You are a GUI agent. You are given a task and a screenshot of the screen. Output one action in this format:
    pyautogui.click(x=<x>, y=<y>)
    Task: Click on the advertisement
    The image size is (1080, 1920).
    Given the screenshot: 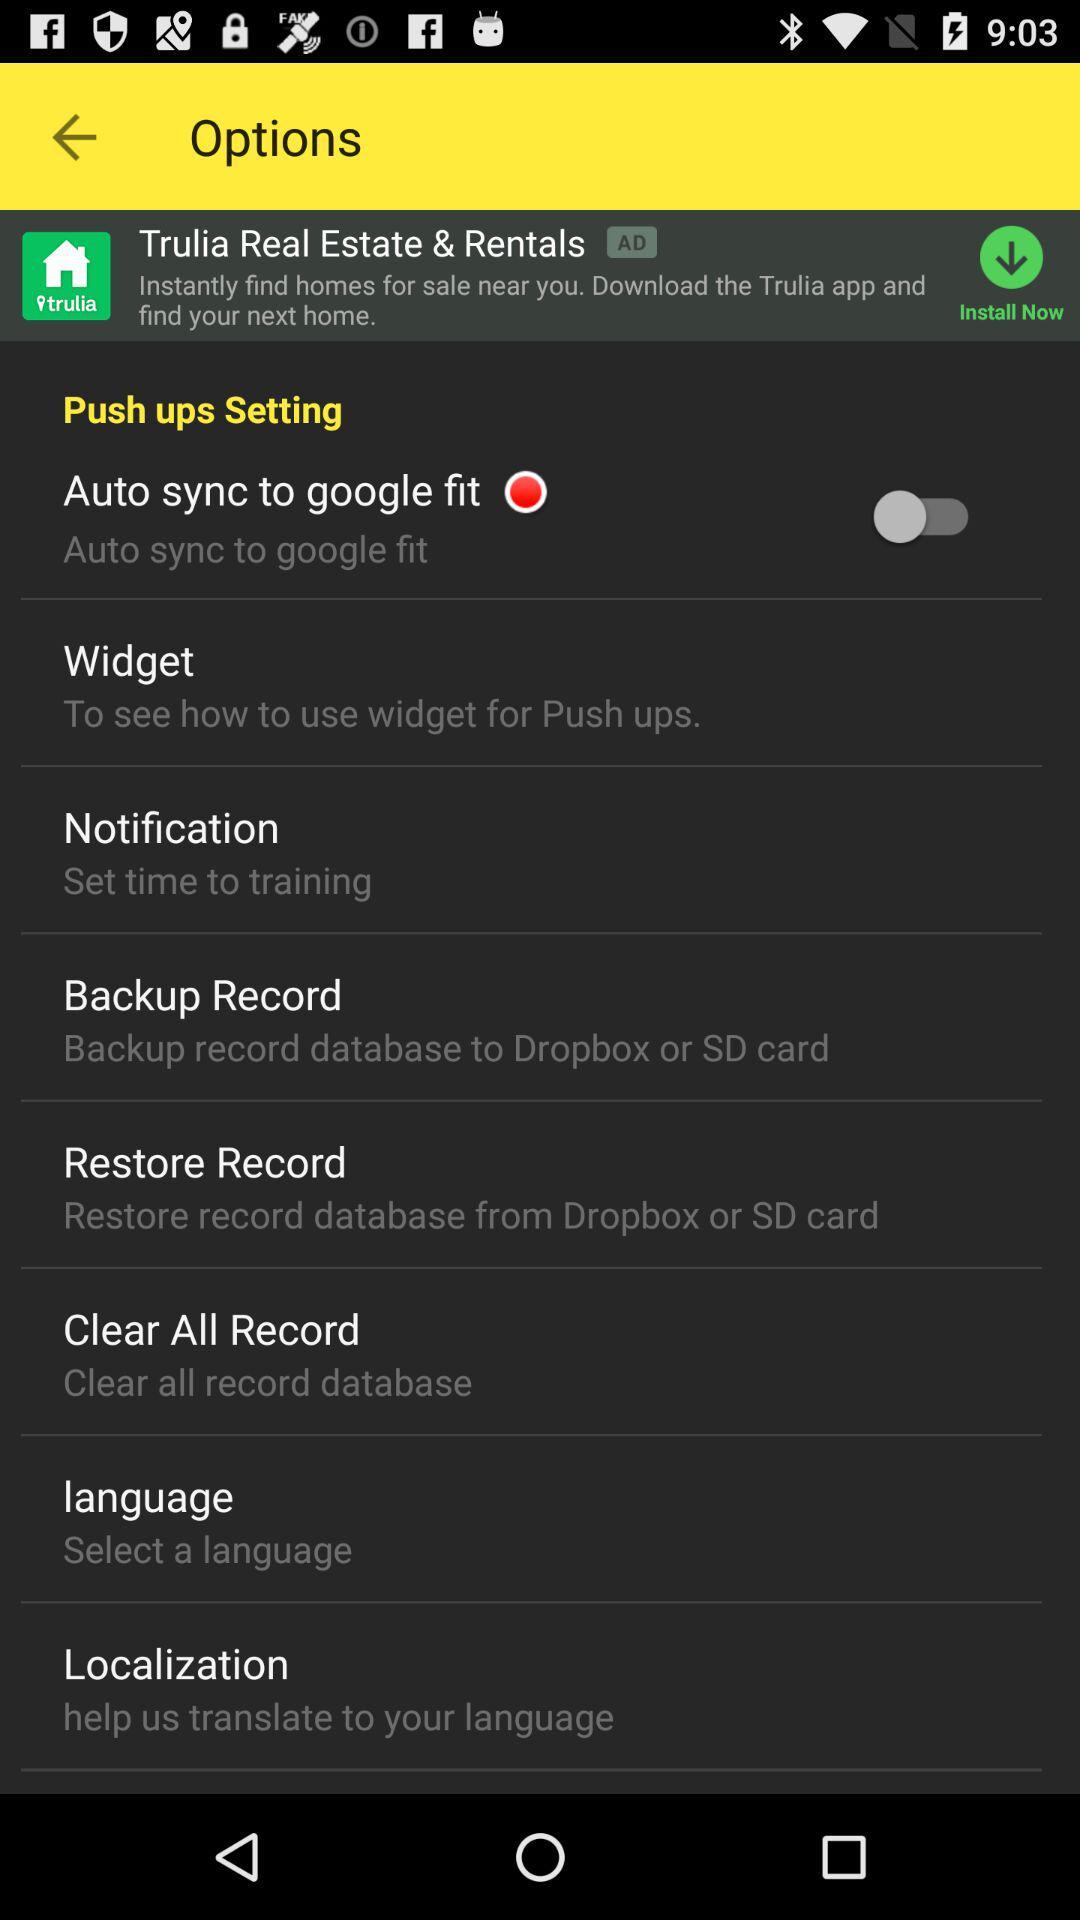 What is the action you would take?
    pyautogui.click(x=64, y=274)
    